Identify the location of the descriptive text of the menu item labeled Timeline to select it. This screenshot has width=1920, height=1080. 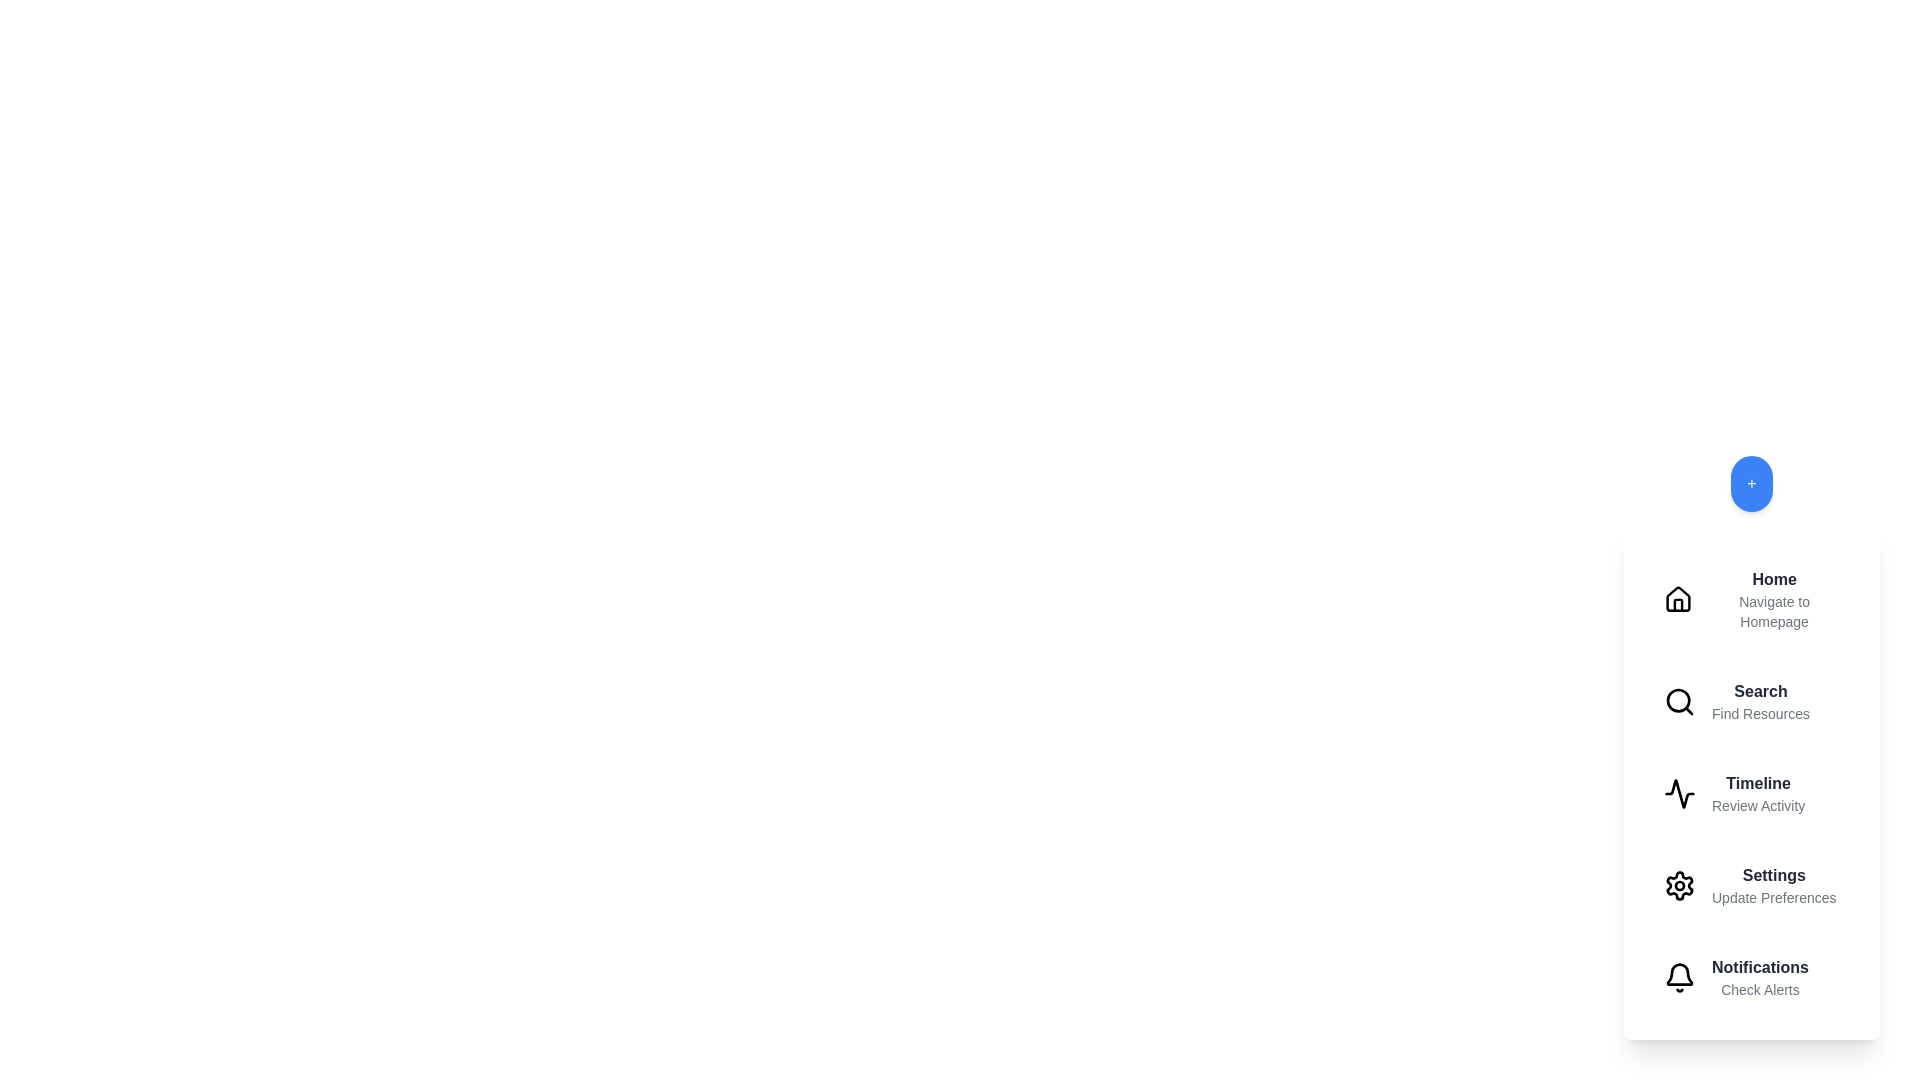
(1757, 805).